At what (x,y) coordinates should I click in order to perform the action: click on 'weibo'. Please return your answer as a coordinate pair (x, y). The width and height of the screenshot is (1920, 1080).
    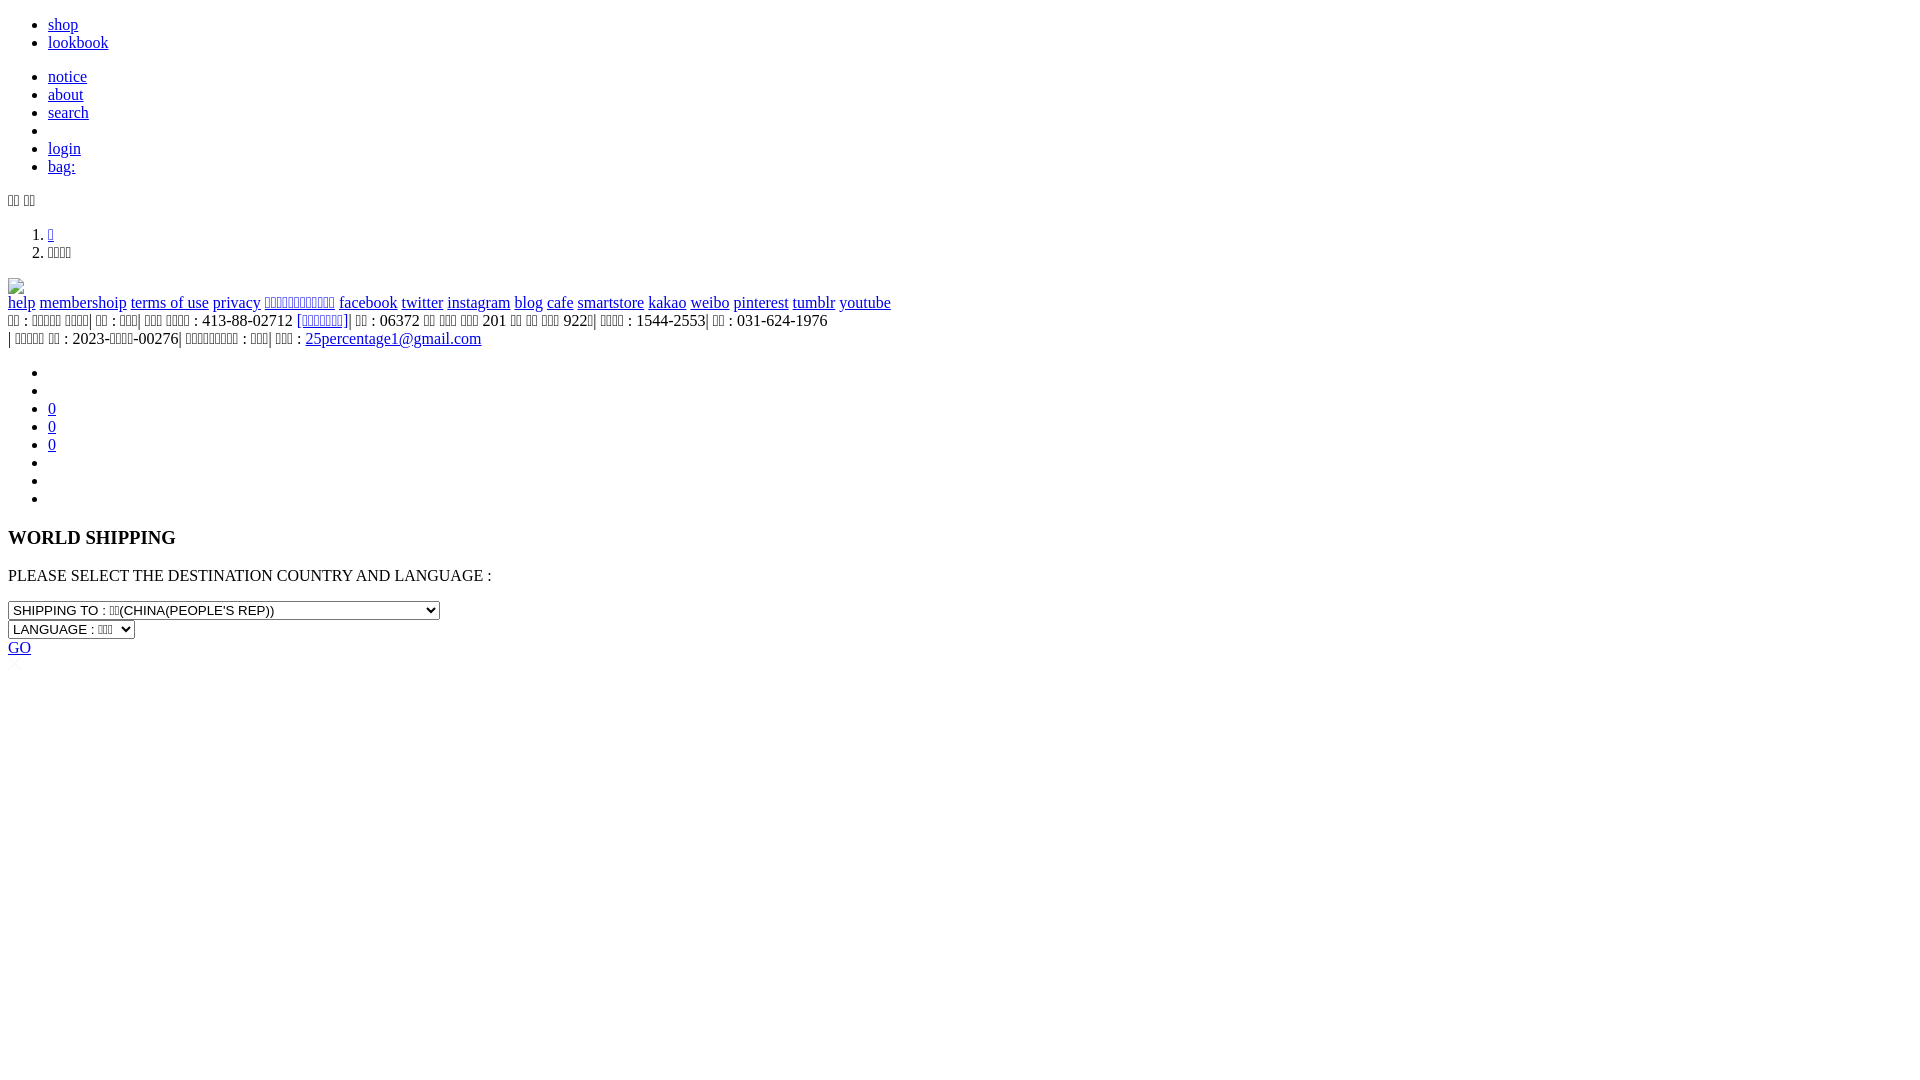
    Looking at the image, I should click on (690, 302).